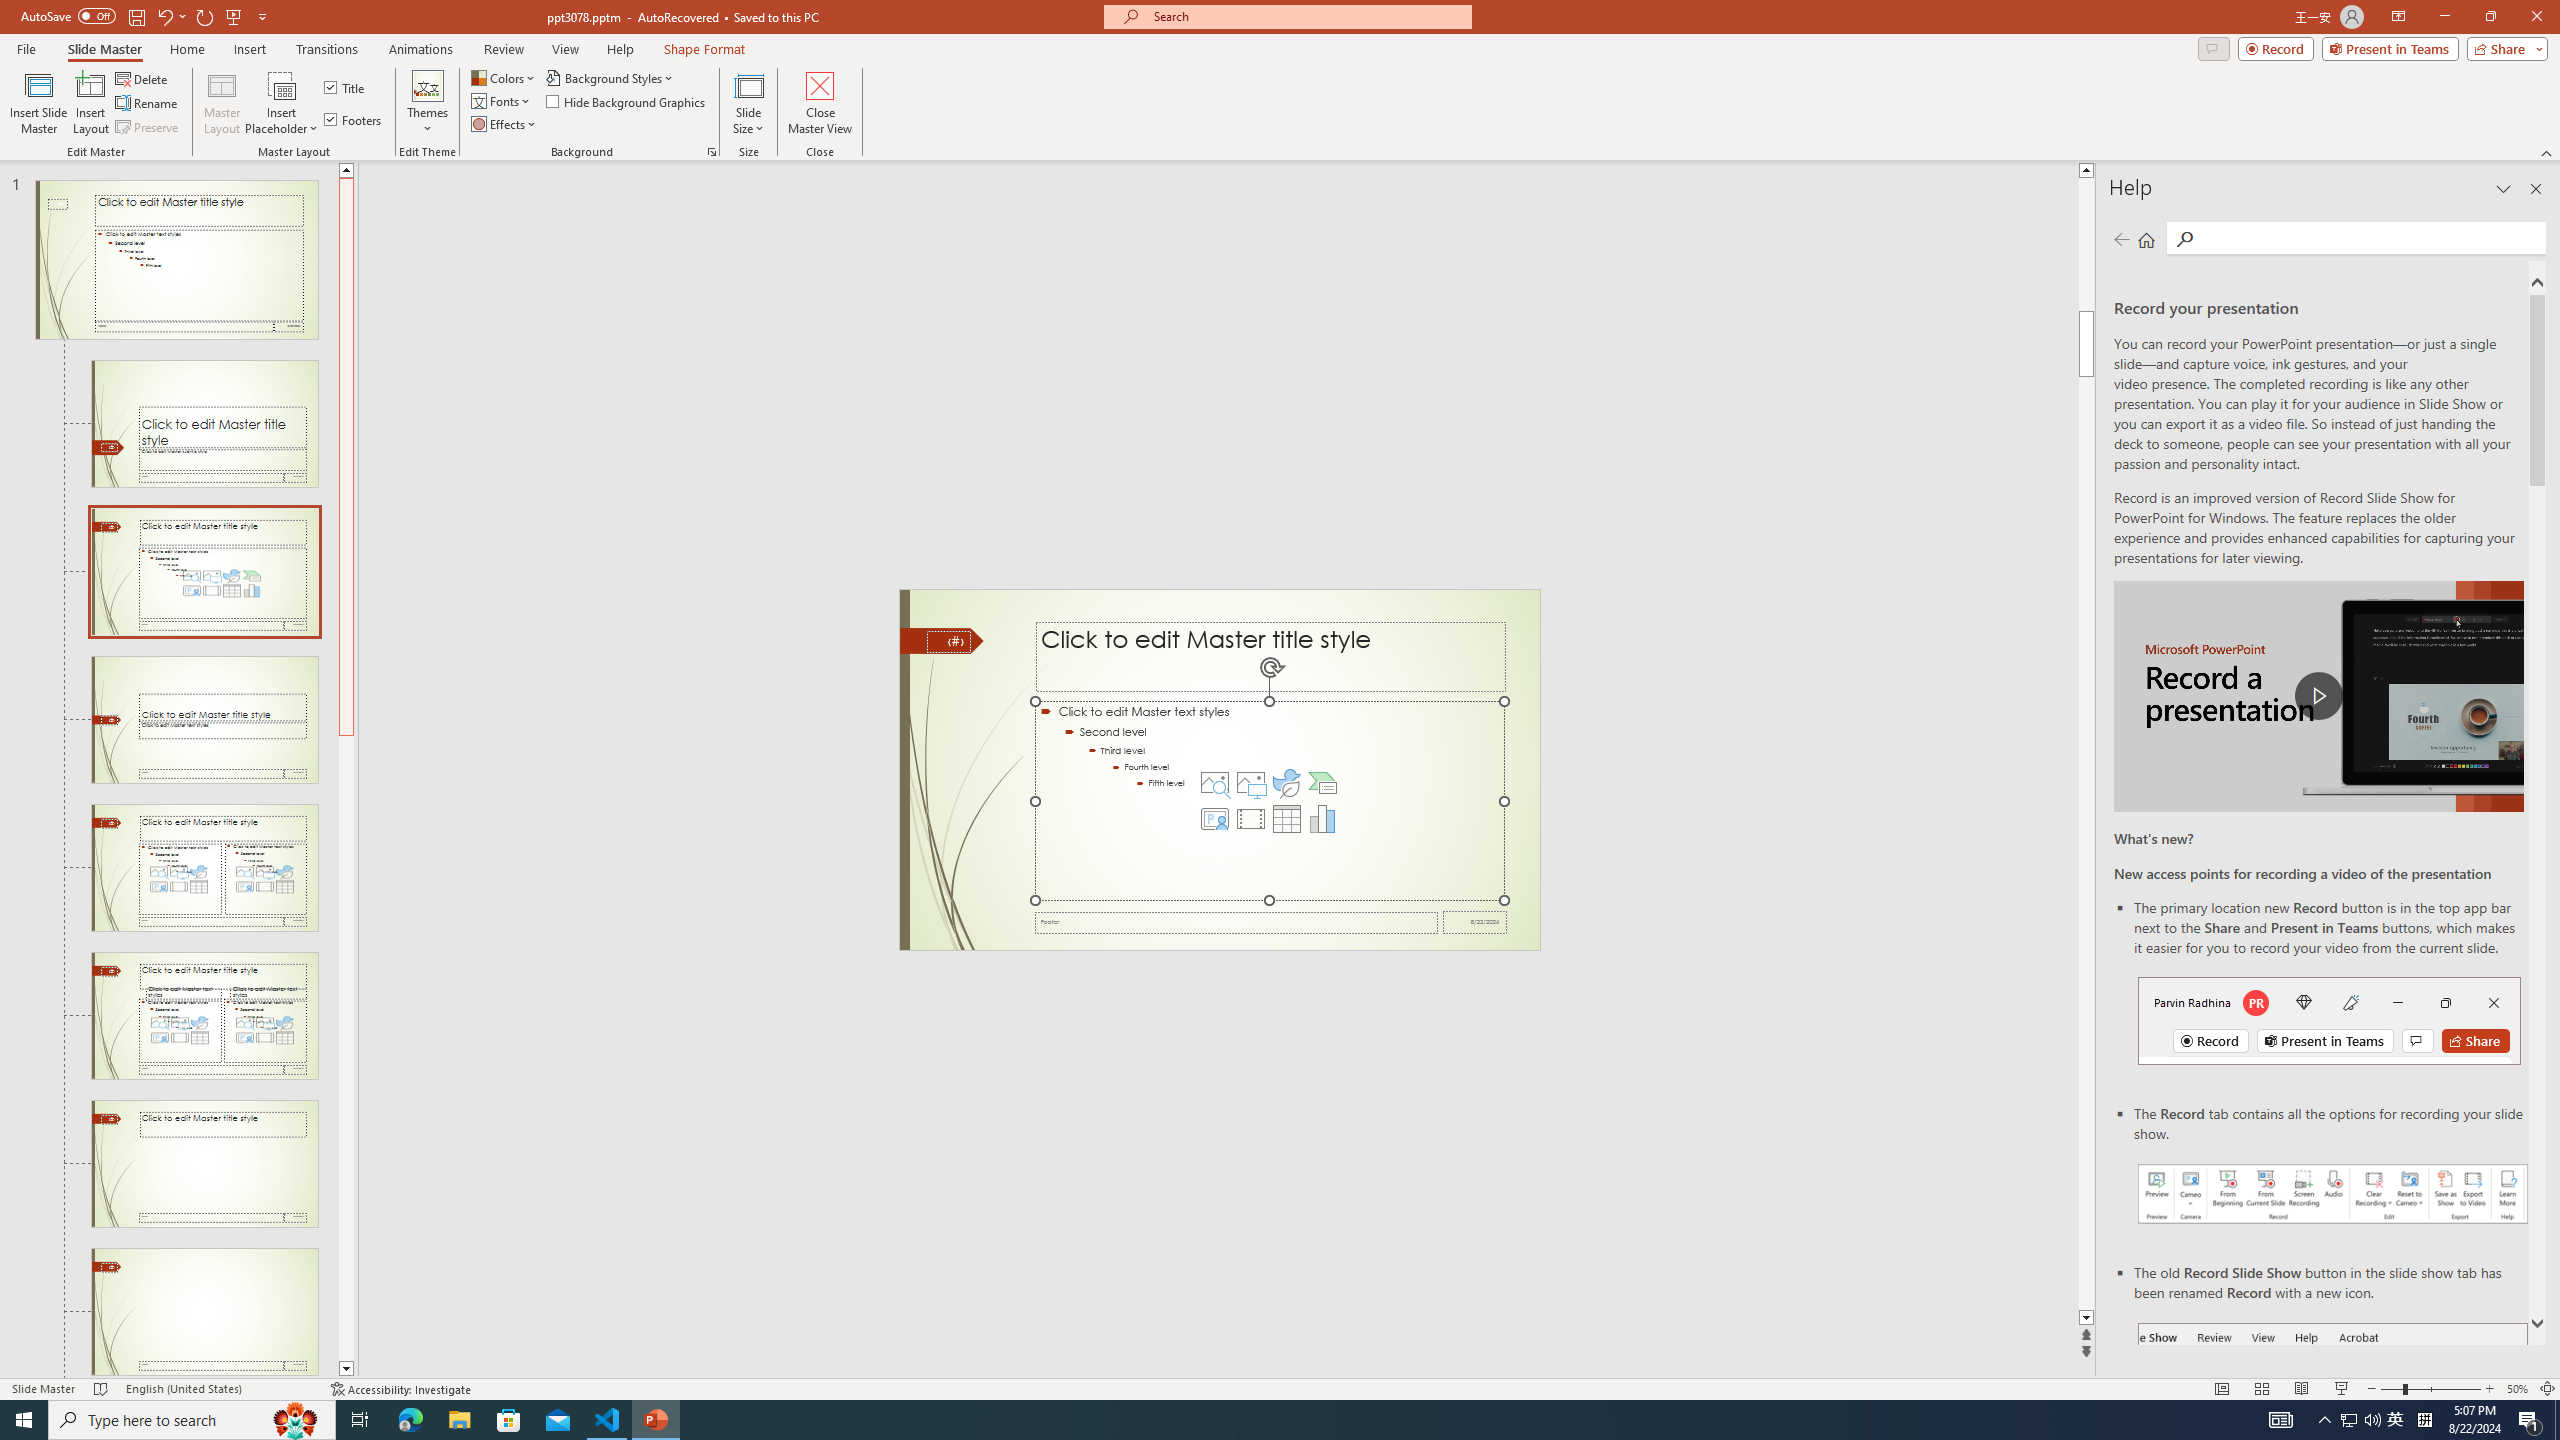  I want to click on 'Pictures', so click(1250, 782).